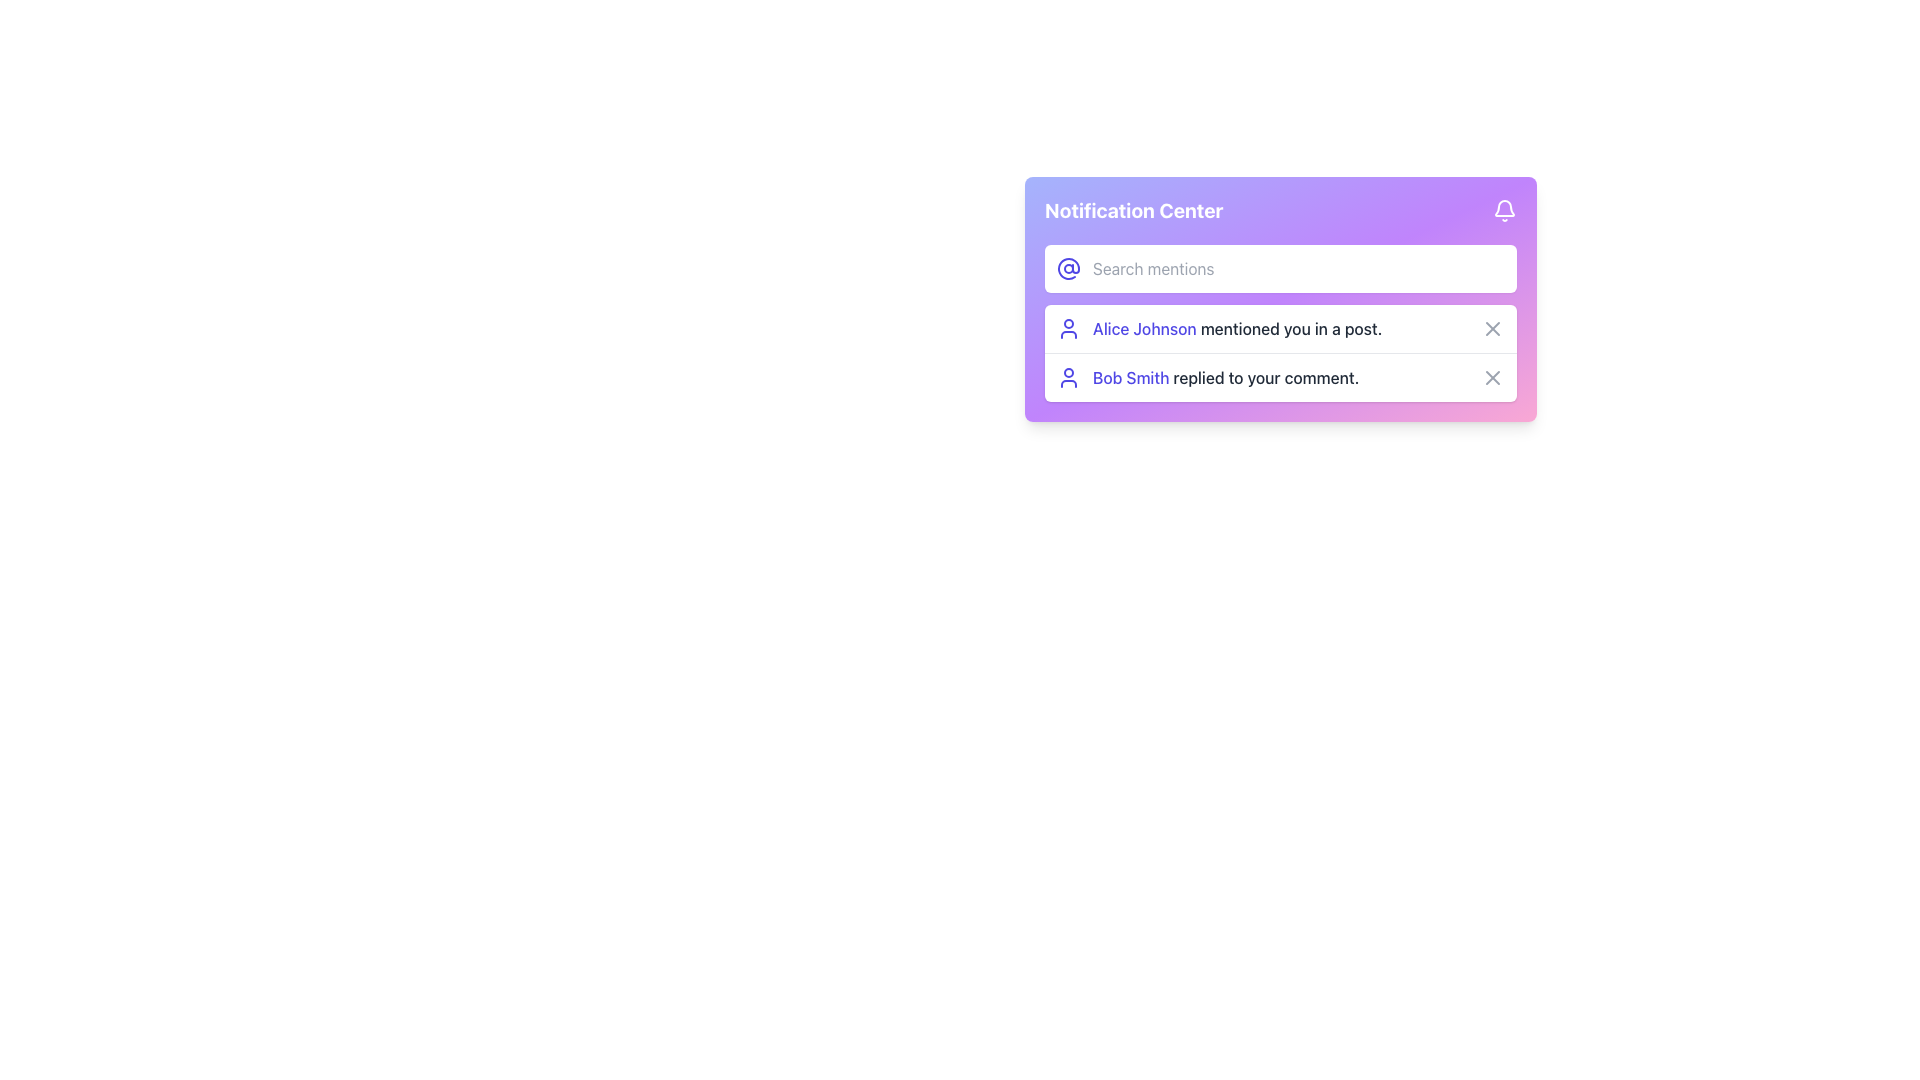  Describe the element at coordinates (1068, 327) in the screenshot. I see `the user profile icon located in the top notification block, to the left of the text 'Alice Johnson mentioned you in a post.' This icon serves as a visual indicator for the notification` at that location.